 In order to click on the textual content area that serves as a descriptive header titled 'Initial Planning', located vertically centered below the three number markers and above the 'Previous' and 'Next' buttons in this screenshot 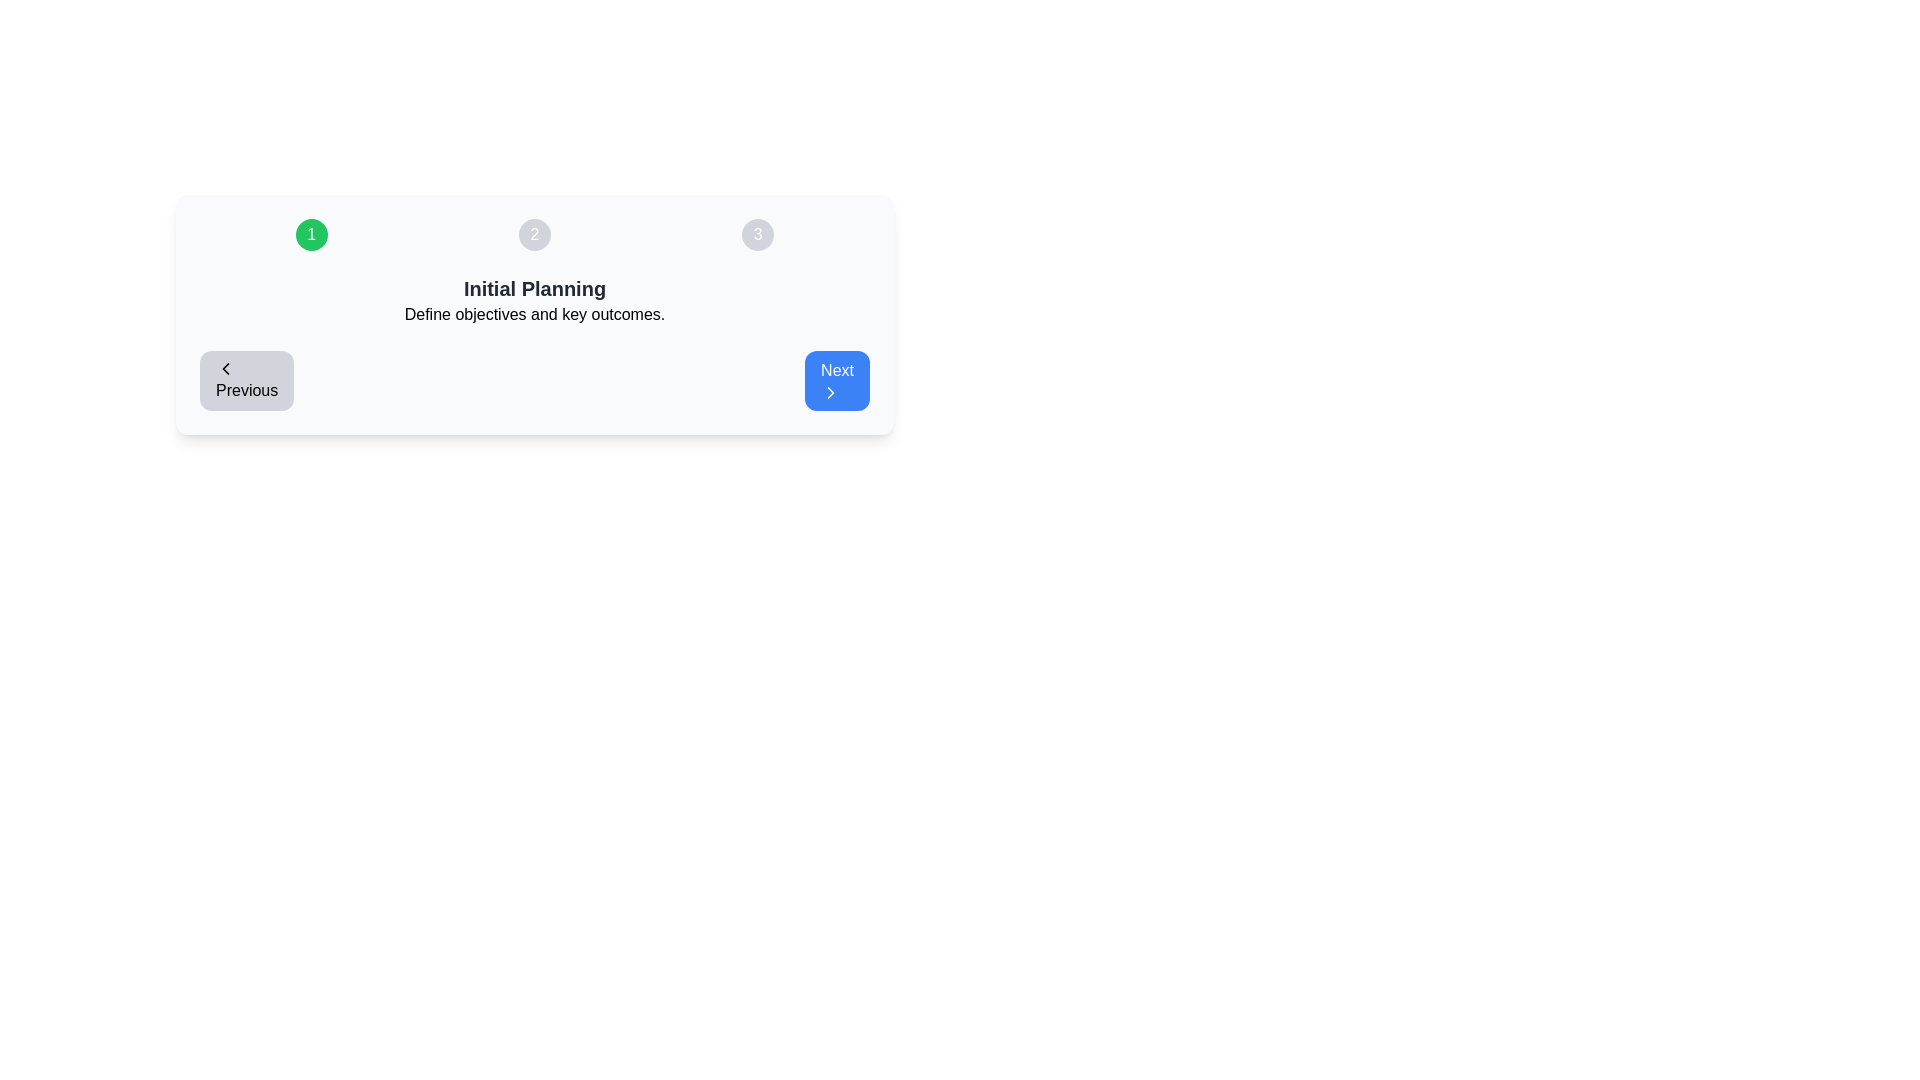, I will do `click(534, 300)`.